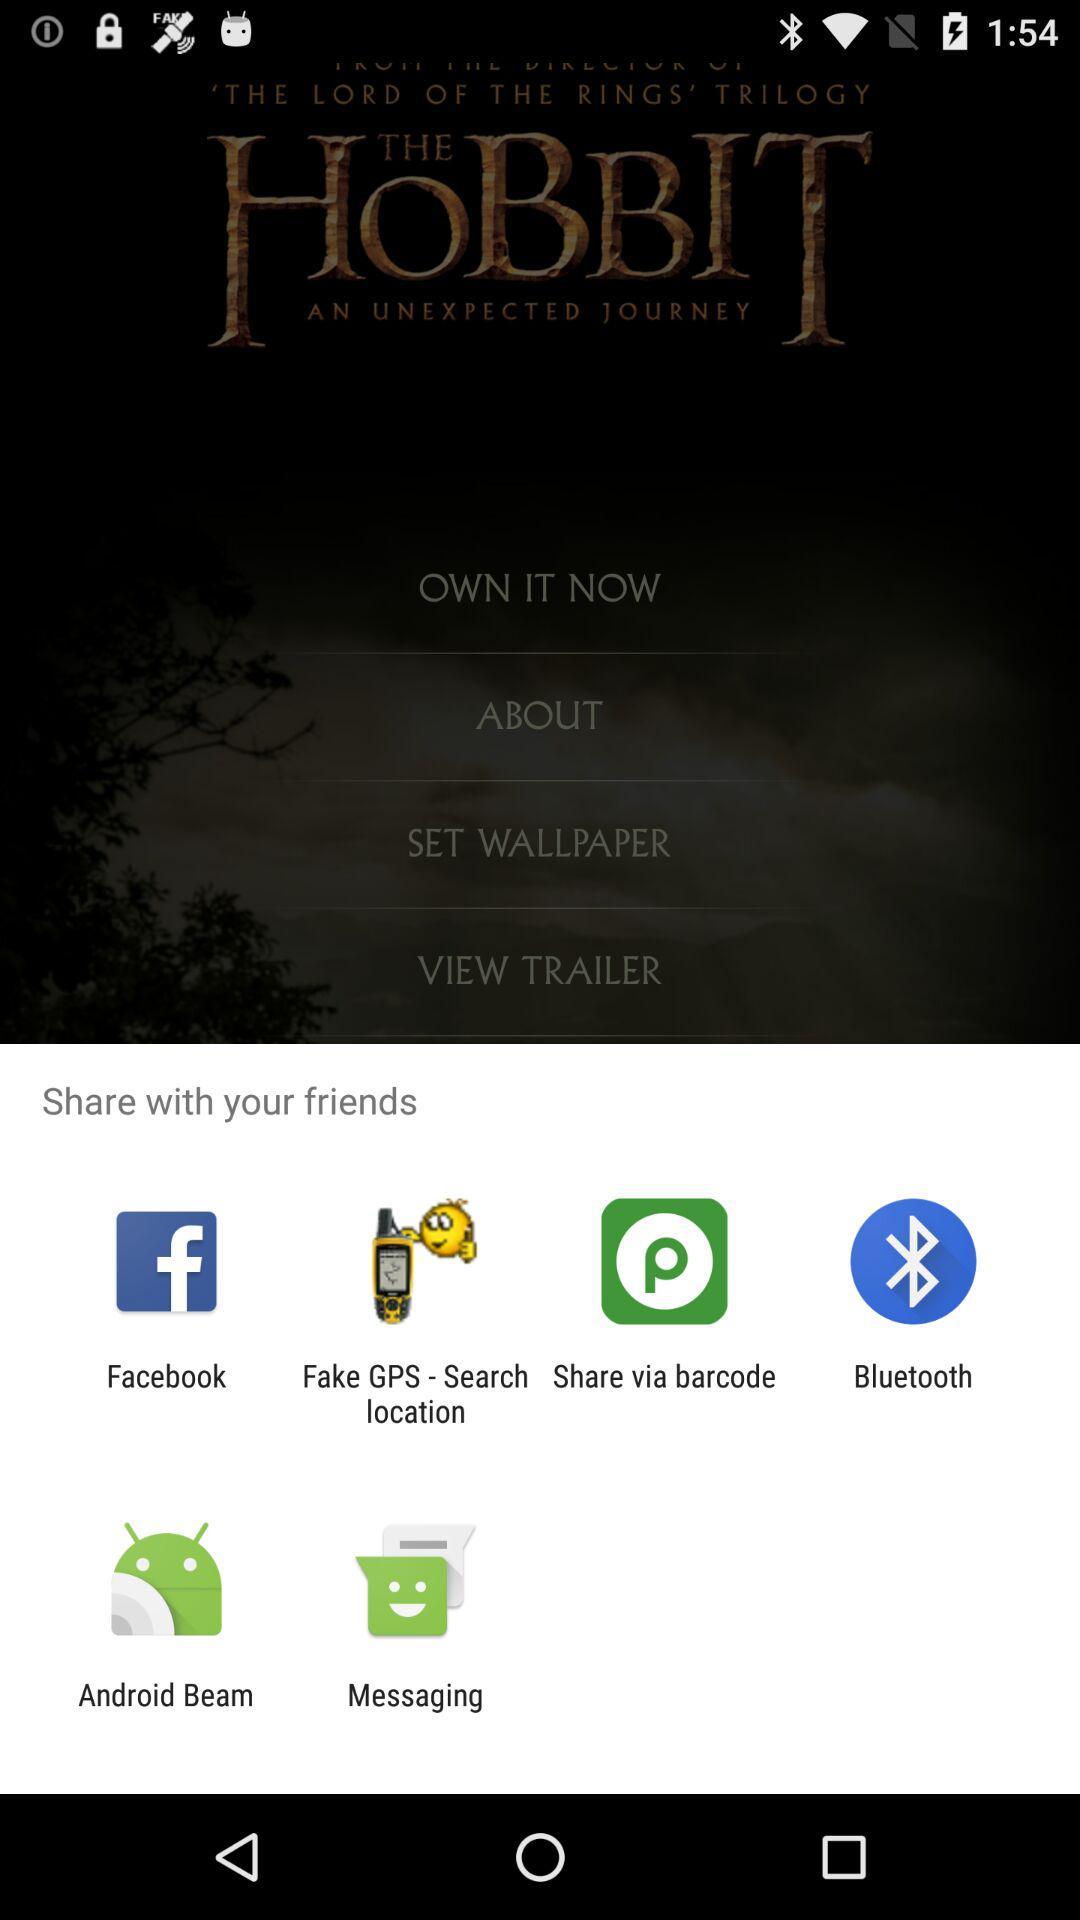  Describe the element at coordinates (165, 1392) in the screenshot. I see `icon next to the fake gps search` at that location.